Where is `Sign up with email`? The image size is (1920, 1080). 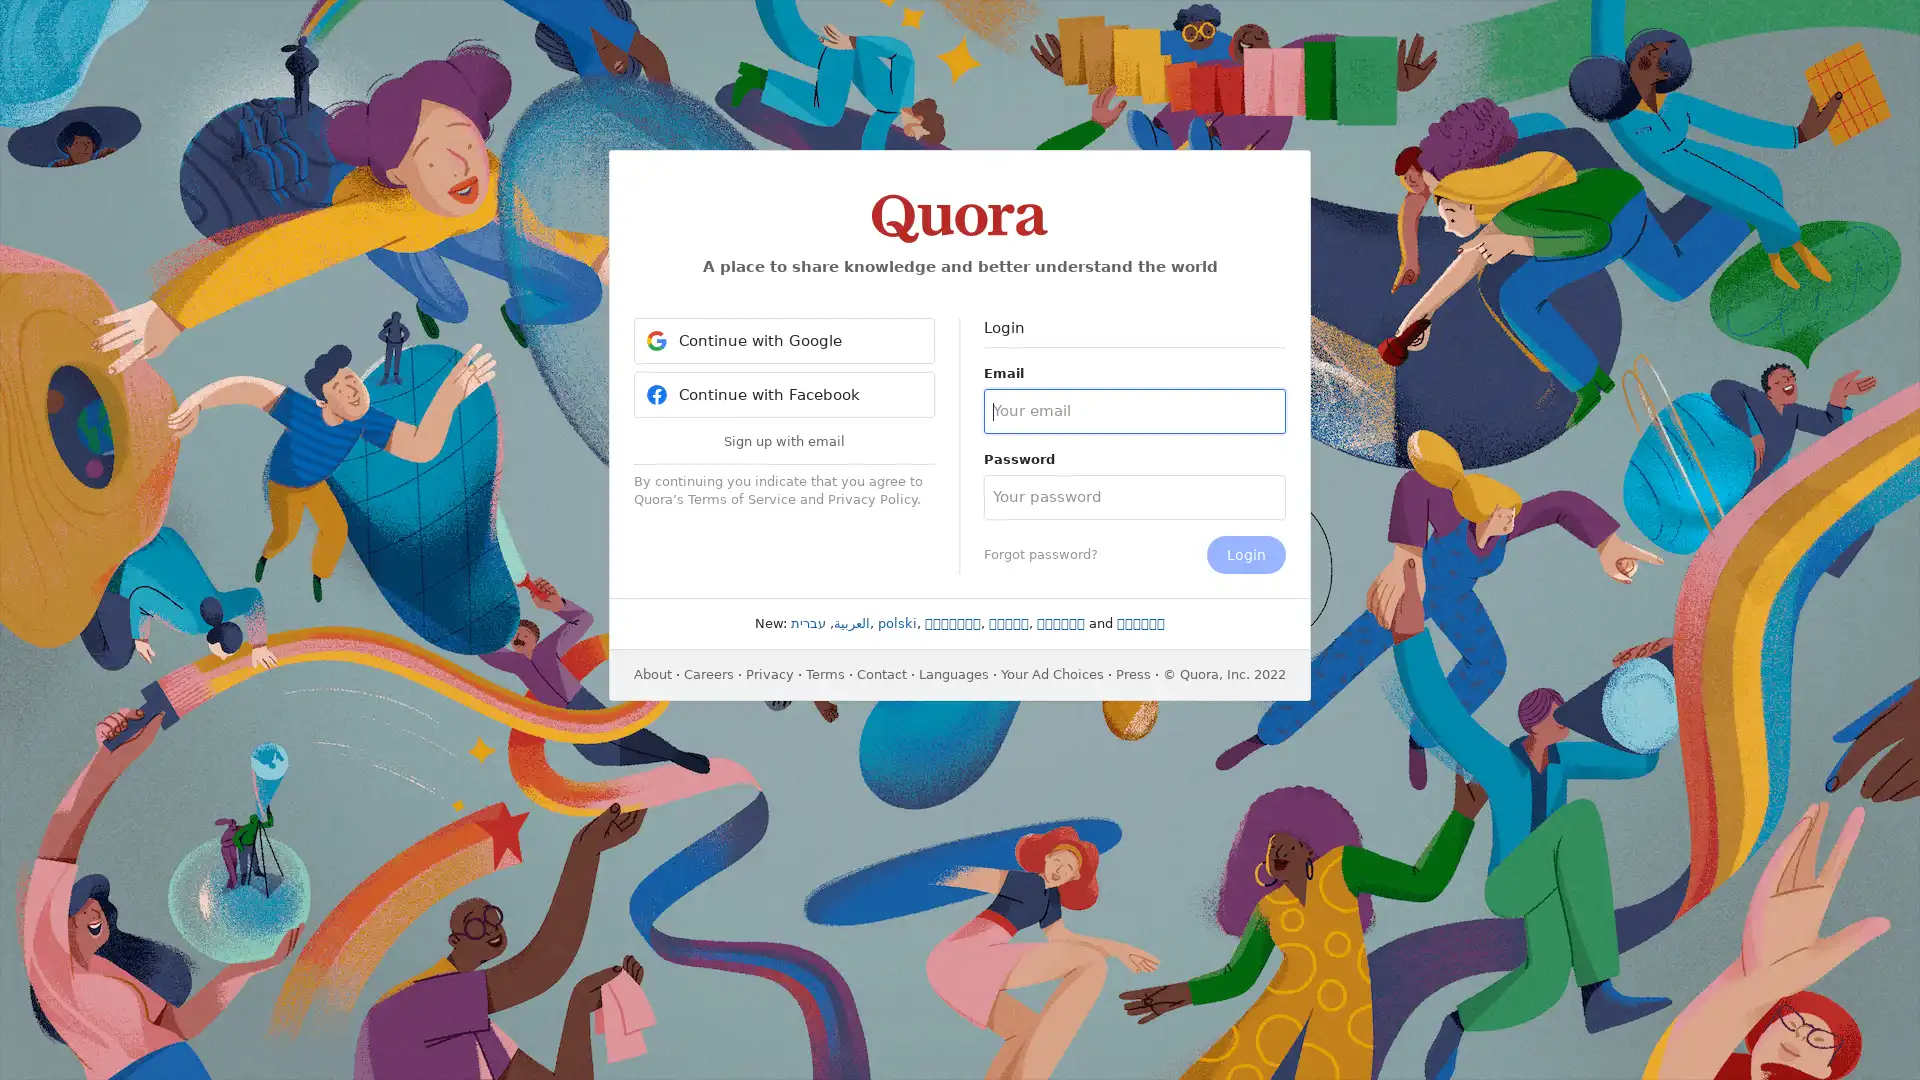
Sign up with email is located at coordinates (783, 439).